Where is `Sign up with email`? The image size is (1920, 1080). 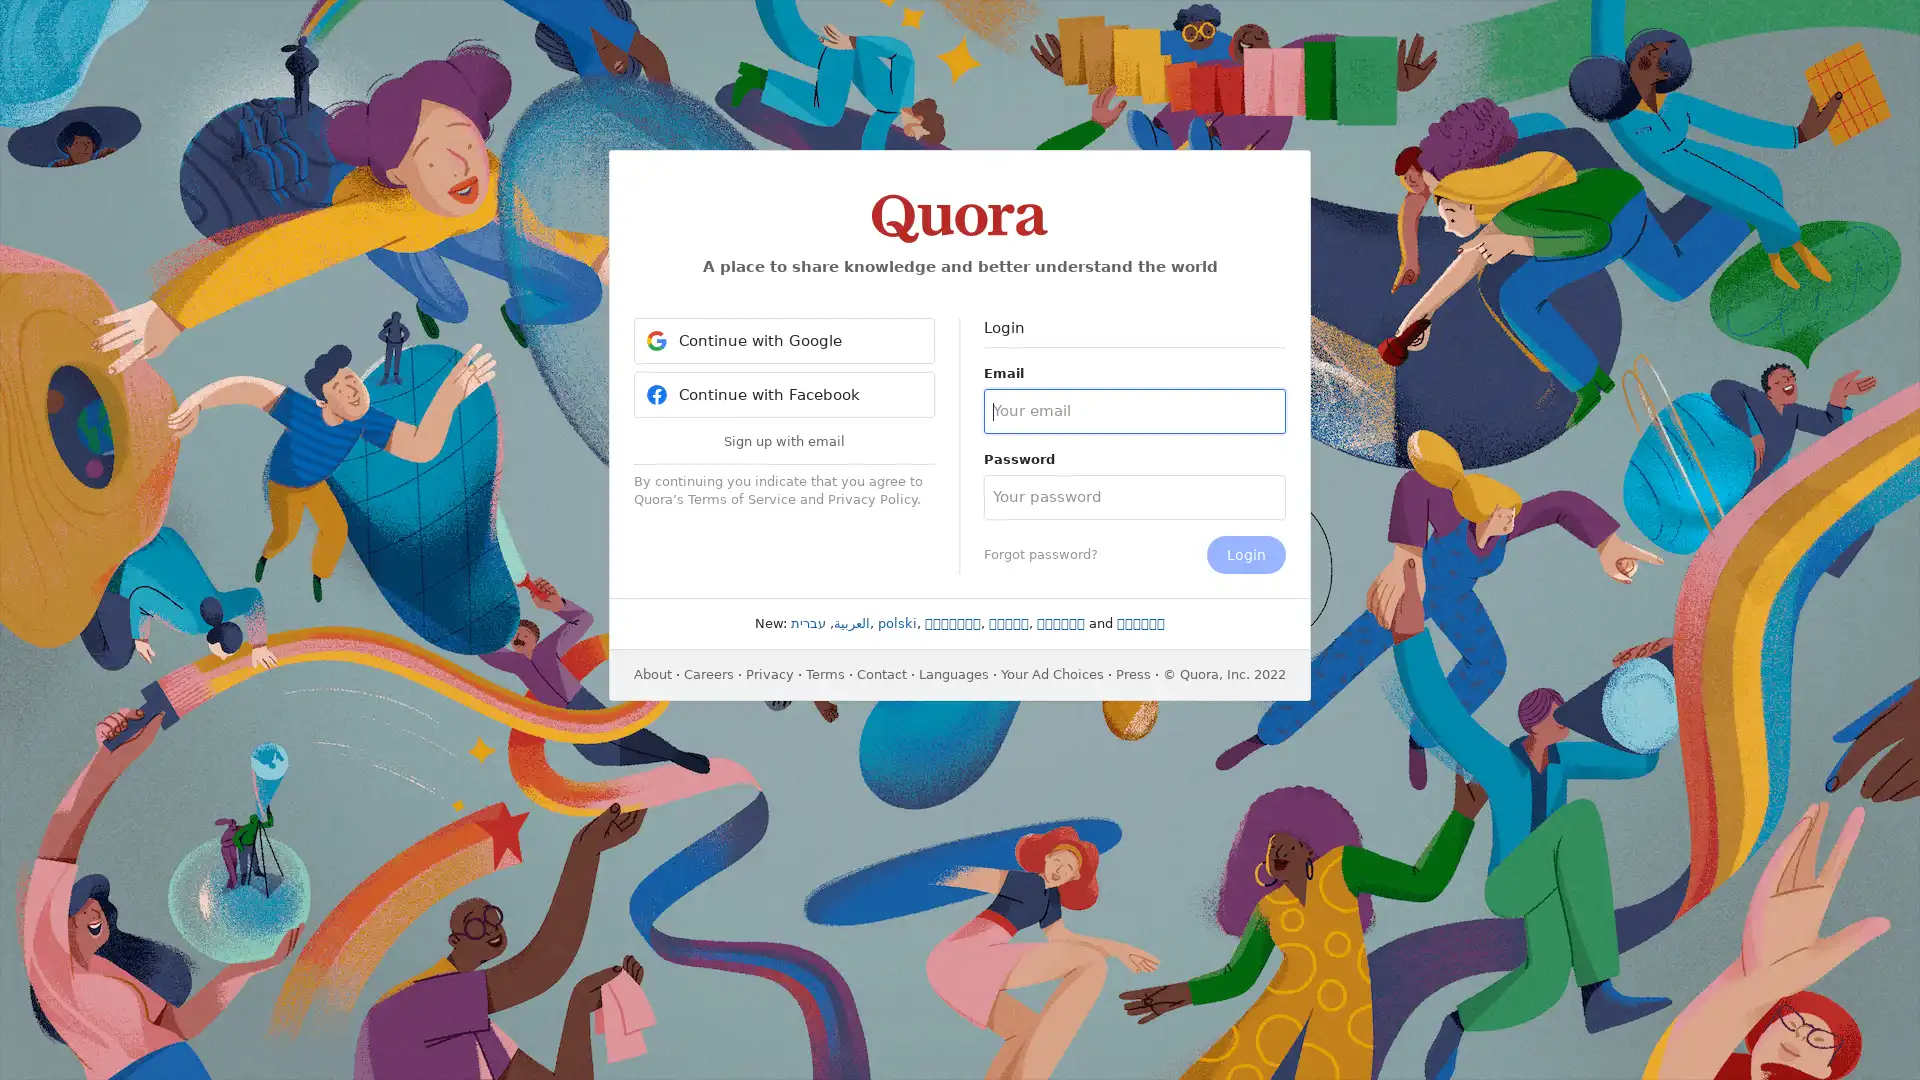
Sign up with email is located at coordinates (783, 439).